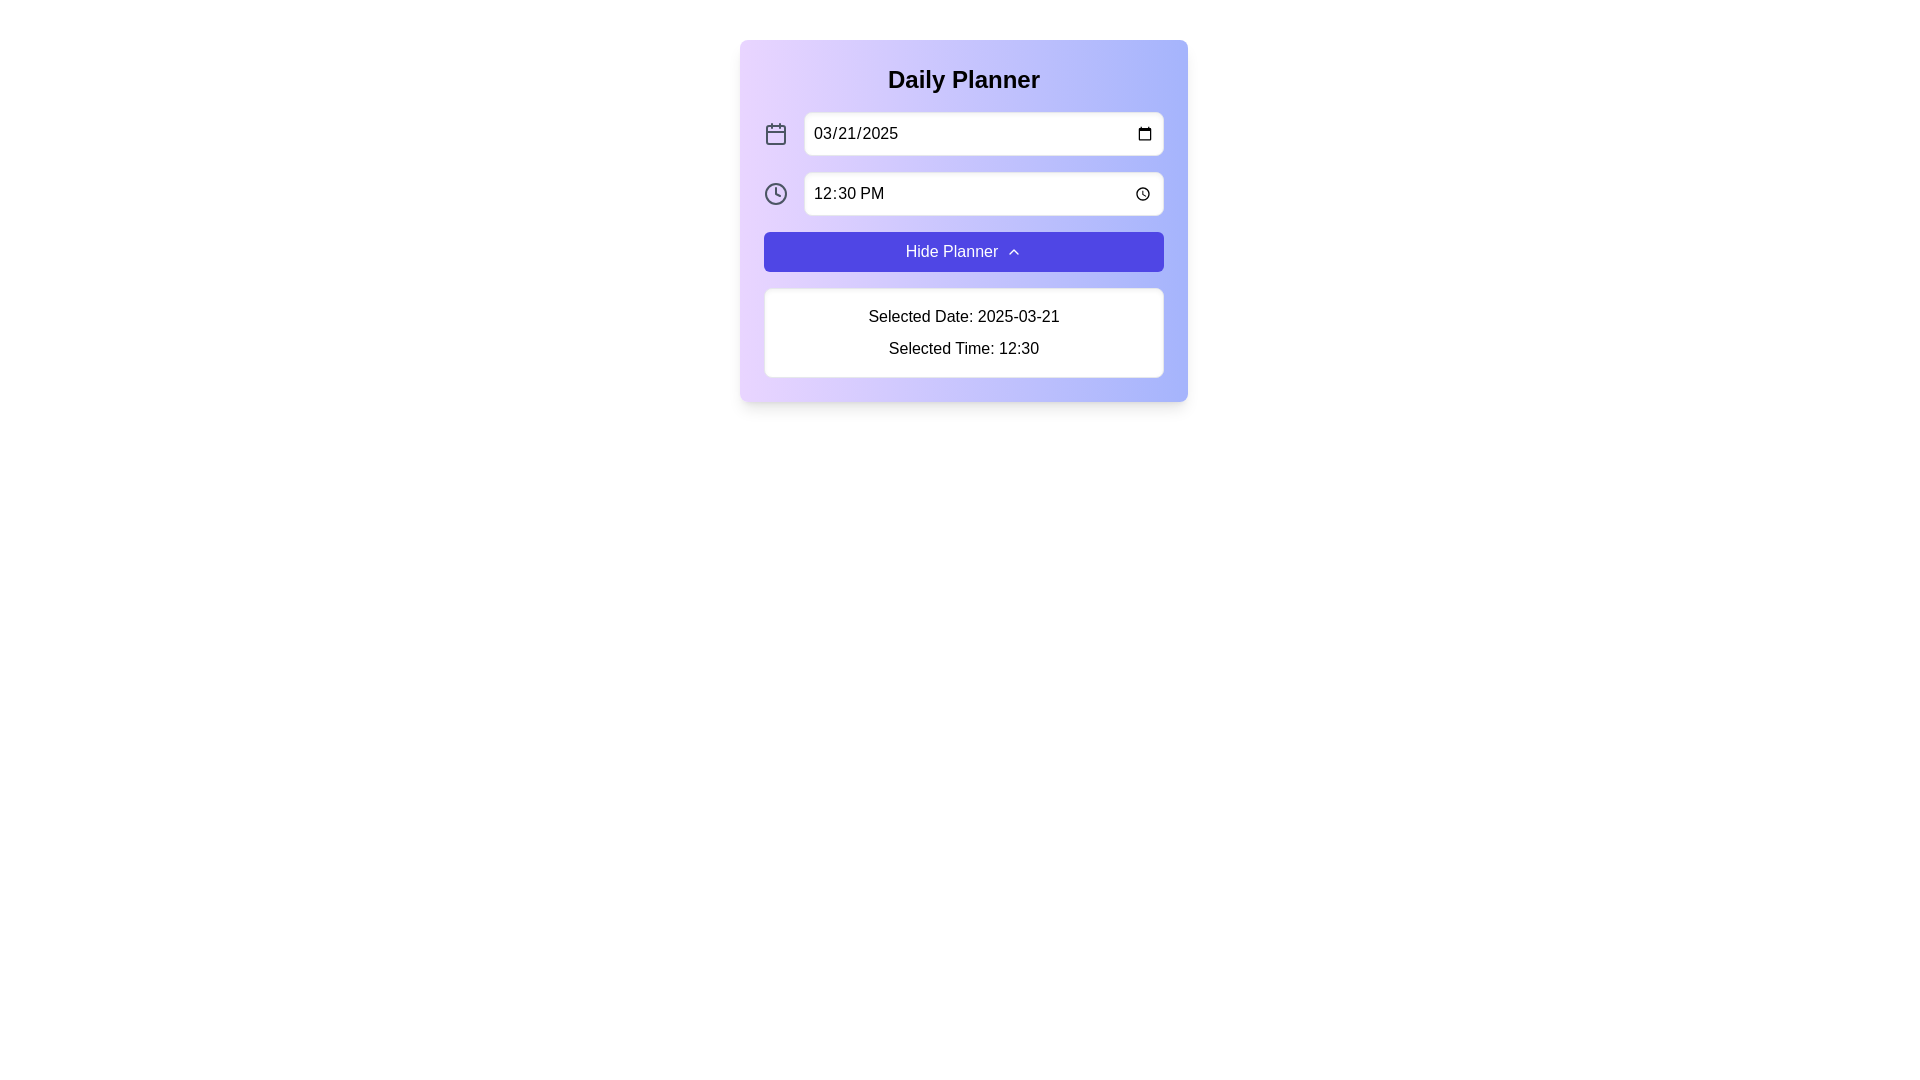  I want to click on the static text label displaying 'Selected Time: 12:30', which is centrally aligned and positioned below the 'Selected Date: 2025-03-21' text, so click(964, 347).